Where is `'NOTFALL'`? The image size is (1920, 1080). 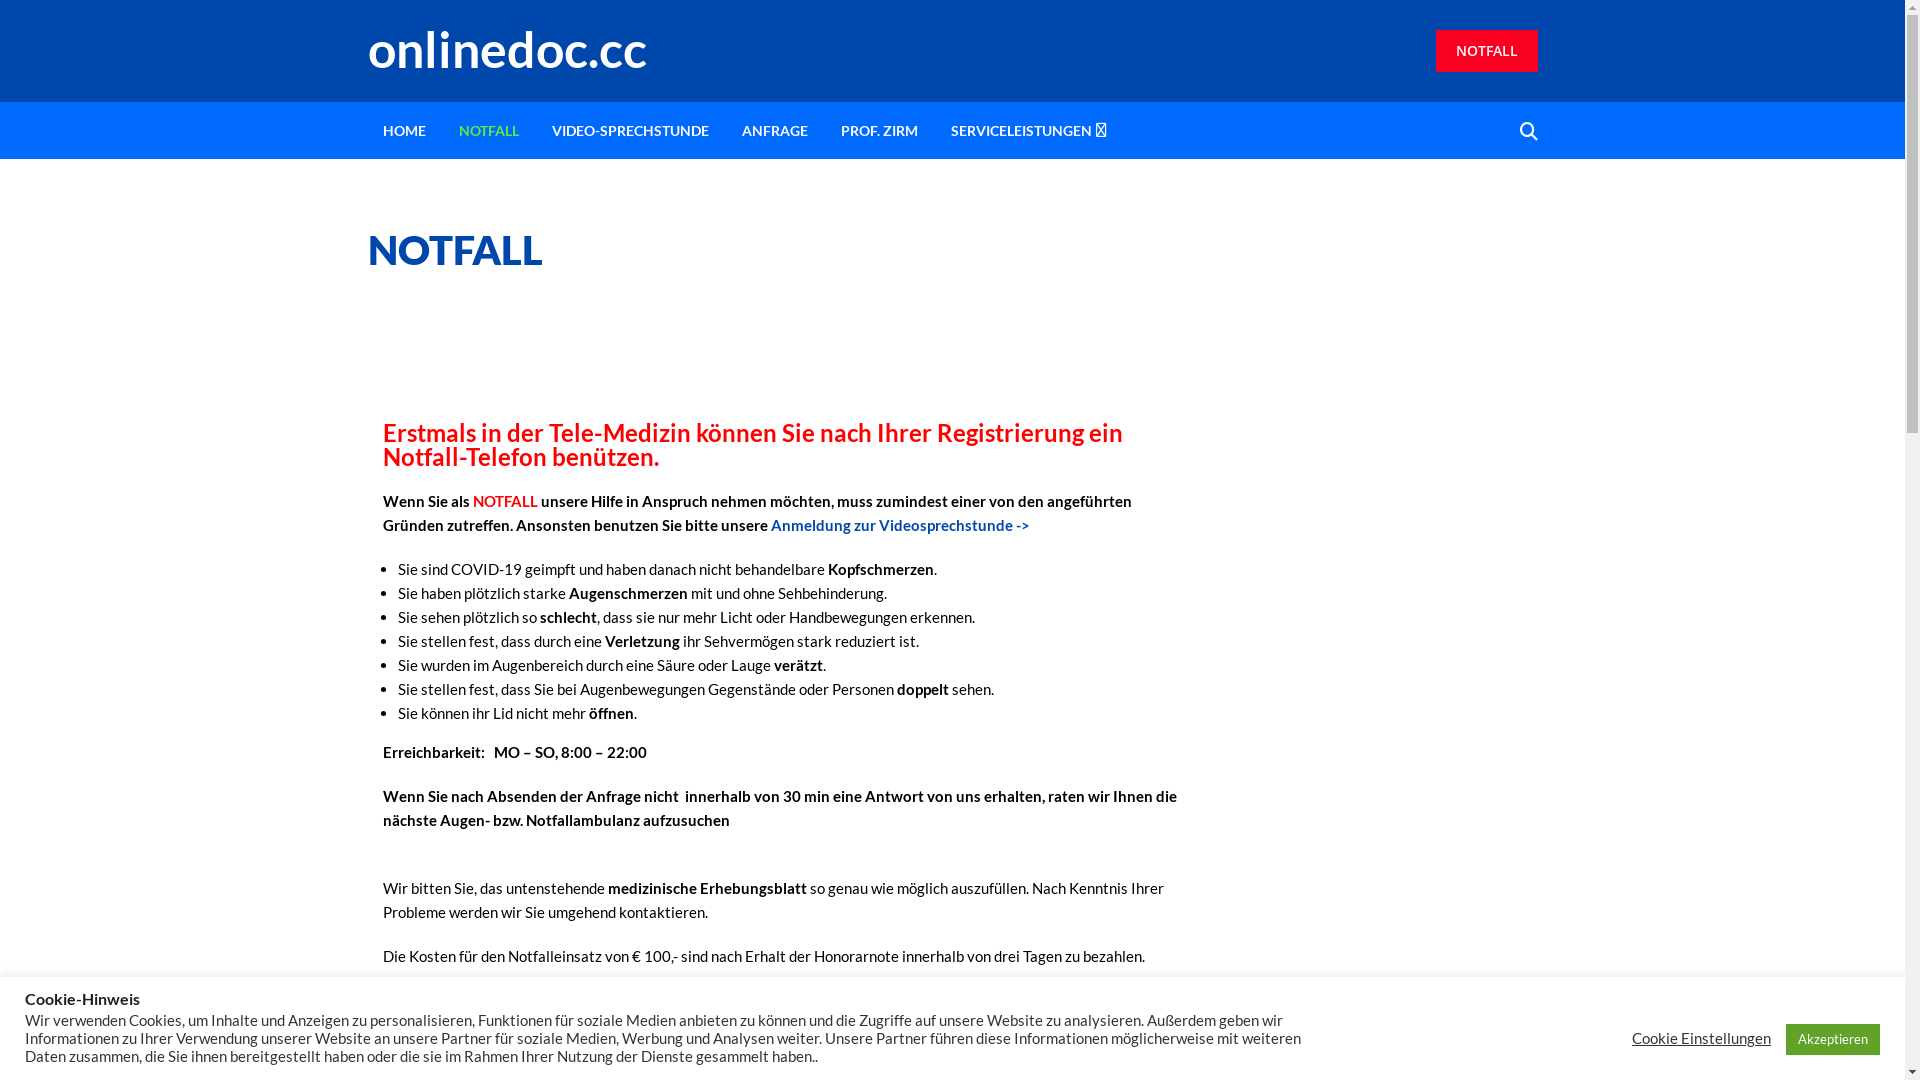 'NOTFALL' is located at coordinates (1487, 49).